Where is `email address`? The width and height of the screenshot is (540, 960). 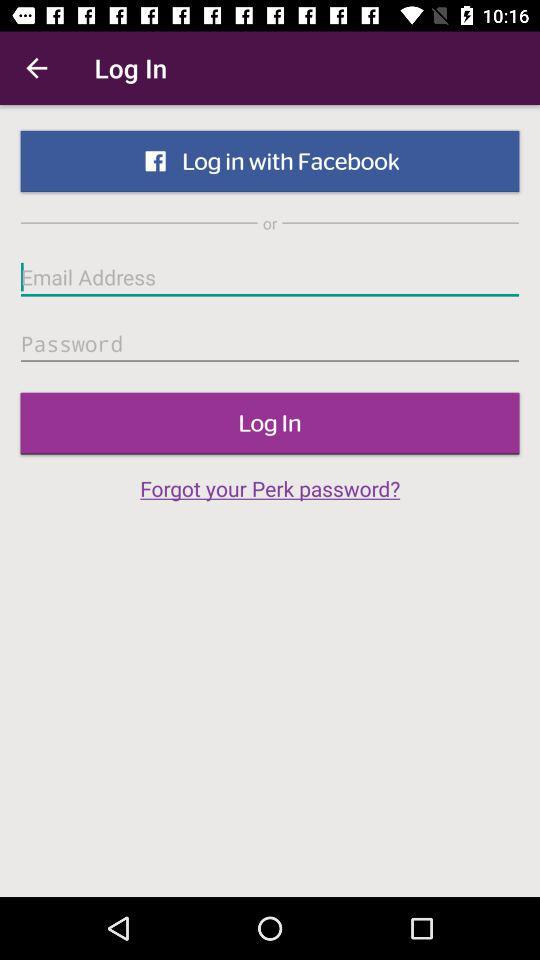 email address is located at coordinates (270, 276).